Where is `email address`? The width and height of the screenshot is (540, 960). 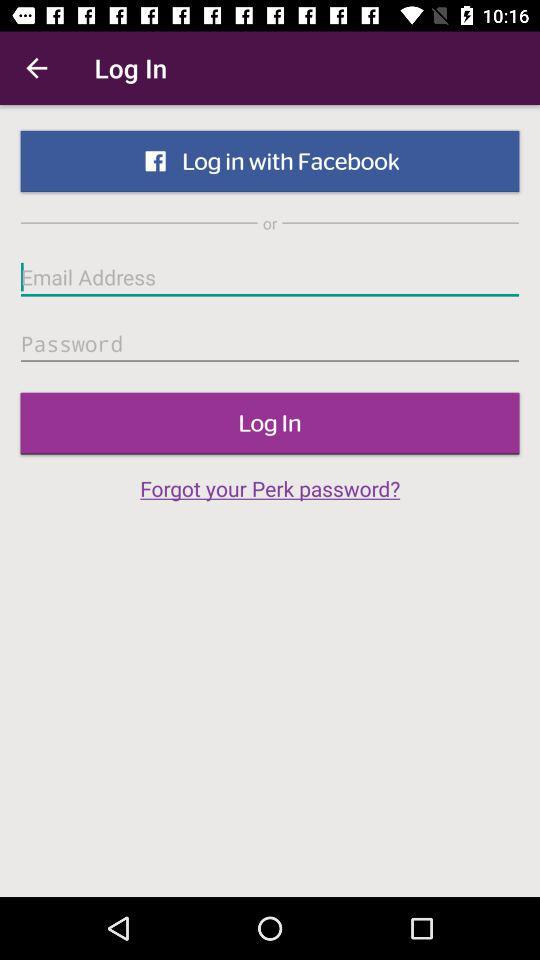 email address is located at coordinates (270, 276).